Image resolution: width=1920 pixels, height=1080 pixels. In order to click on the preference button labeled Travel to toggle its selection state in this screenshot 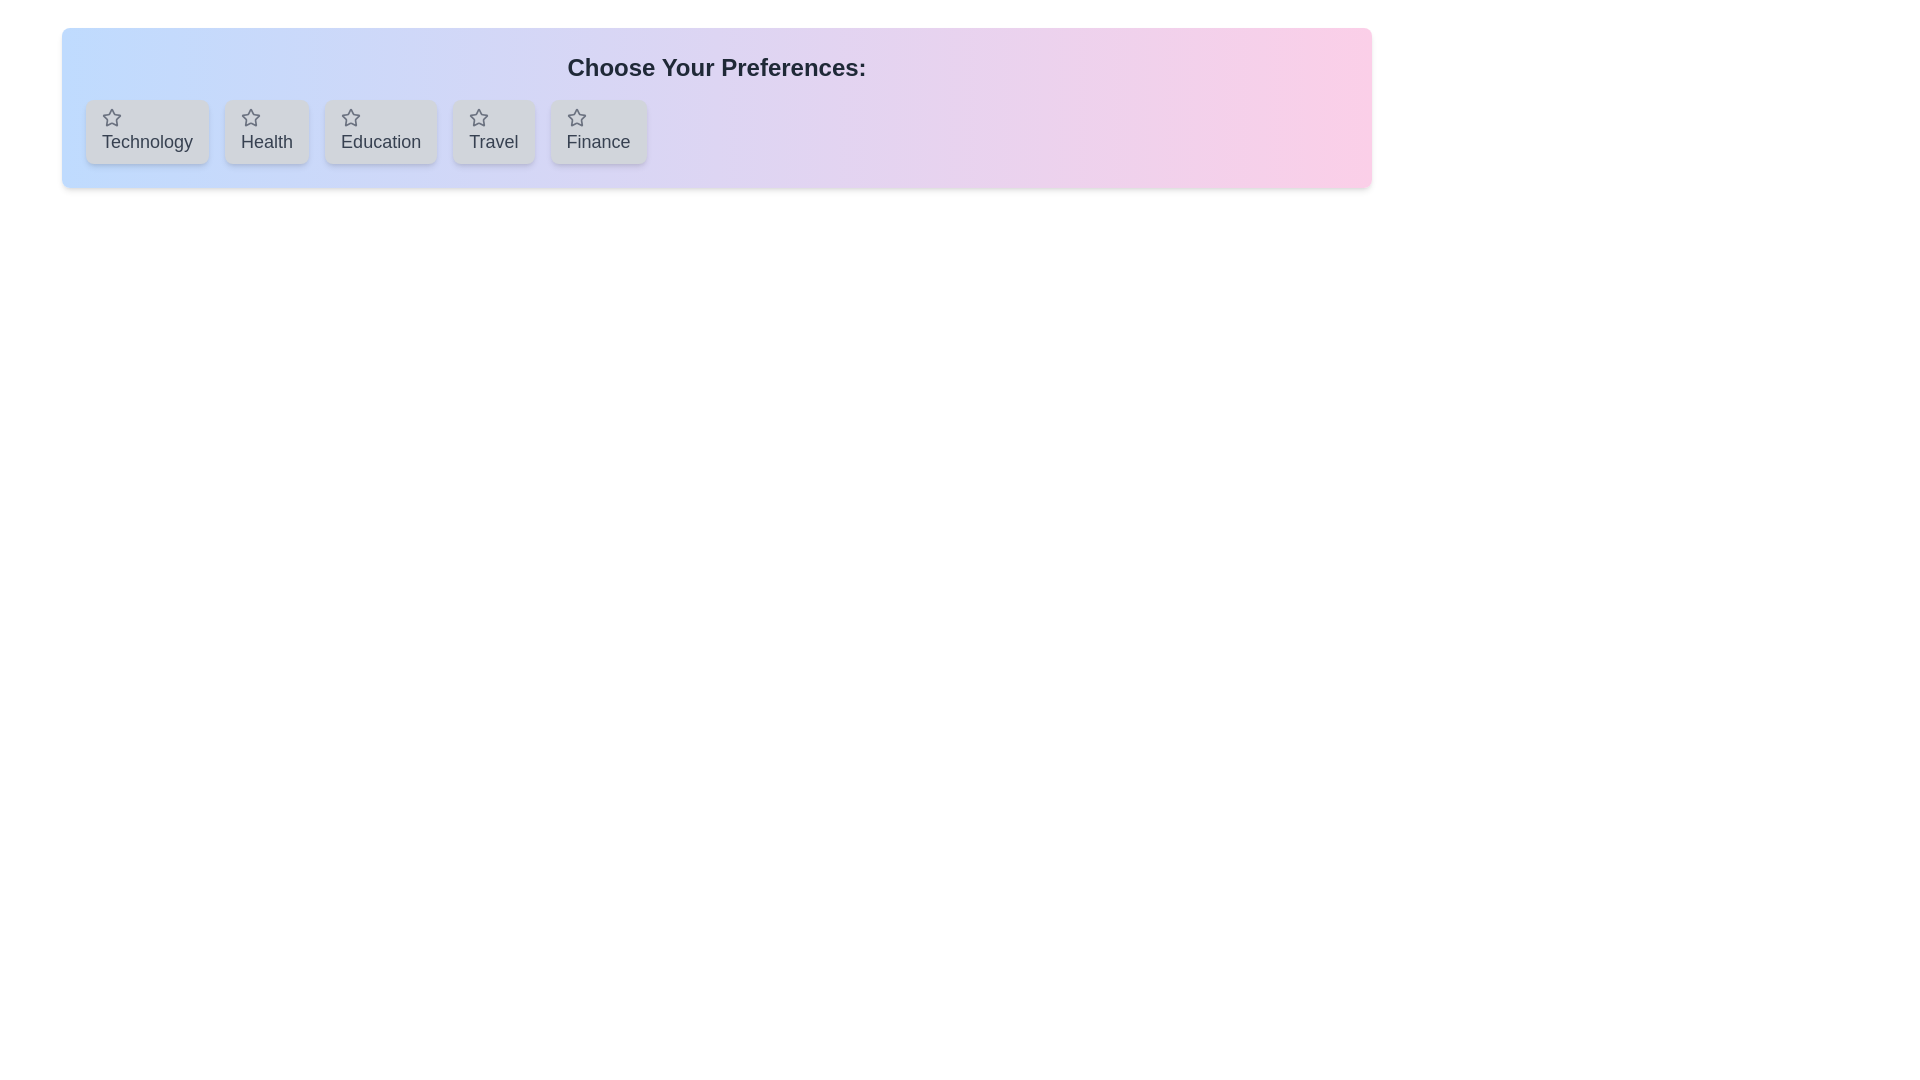, I will do `click(493, 131)`.